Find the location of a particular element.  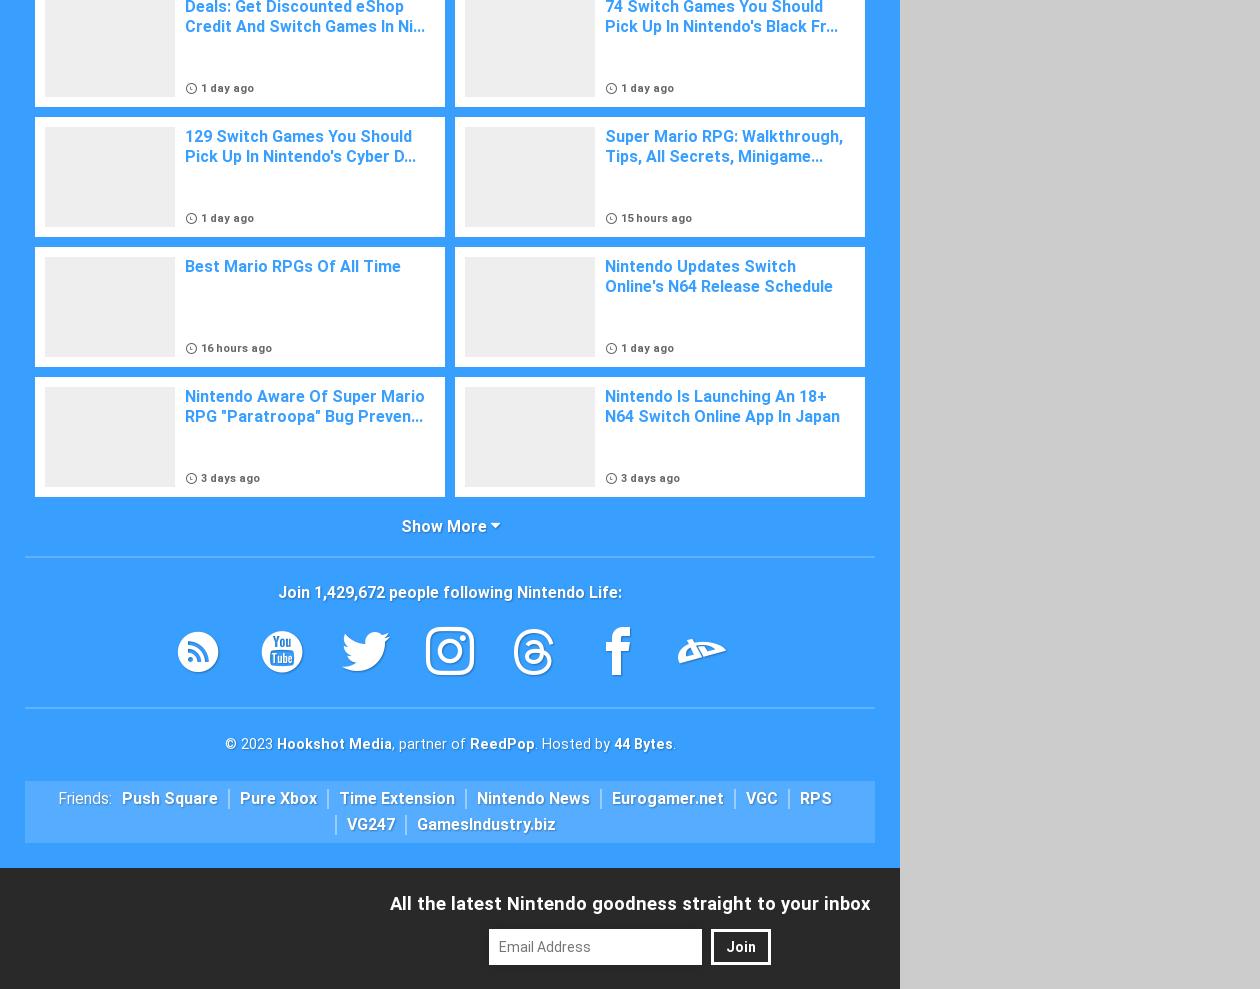

'Join' is located at coordinates (295, 591).